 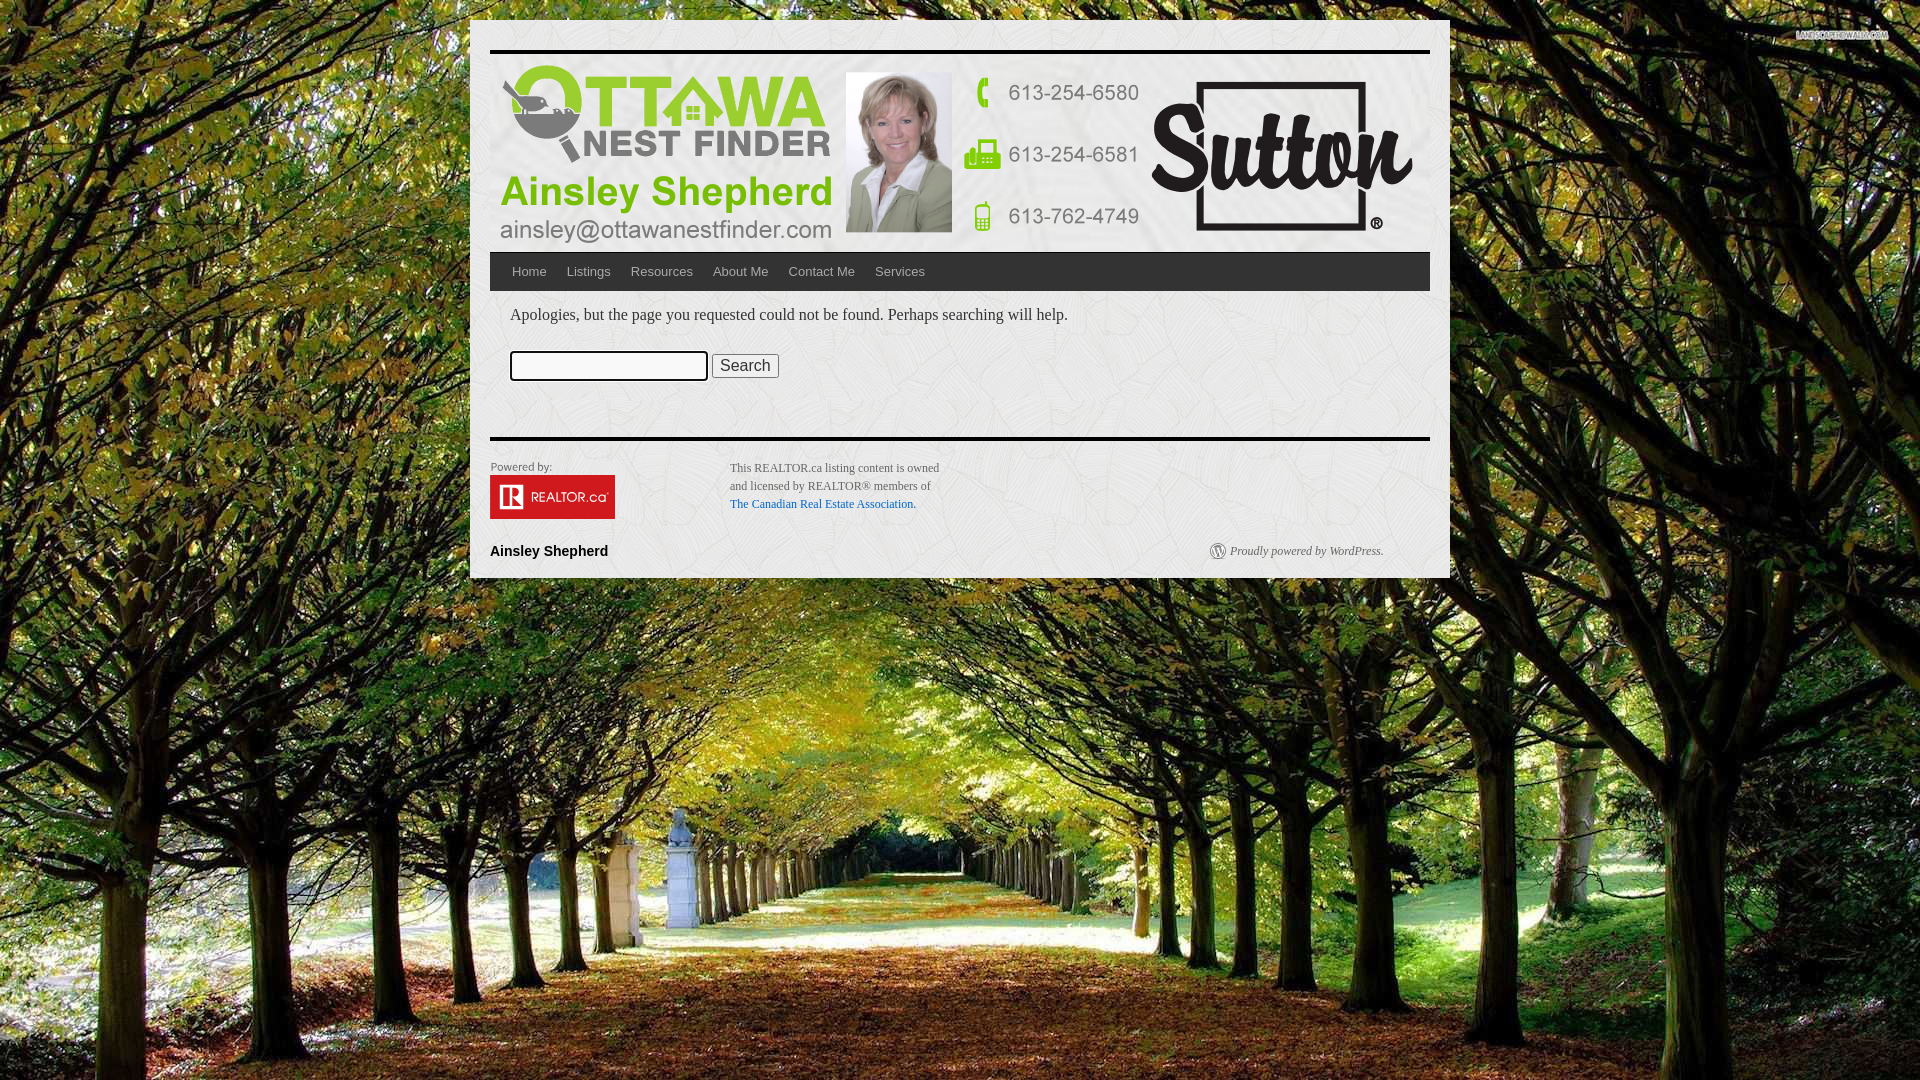 What do you see at coordinates (529, 272) in the screenshot?
I see `'Home'` at bounding box center [529, 272].